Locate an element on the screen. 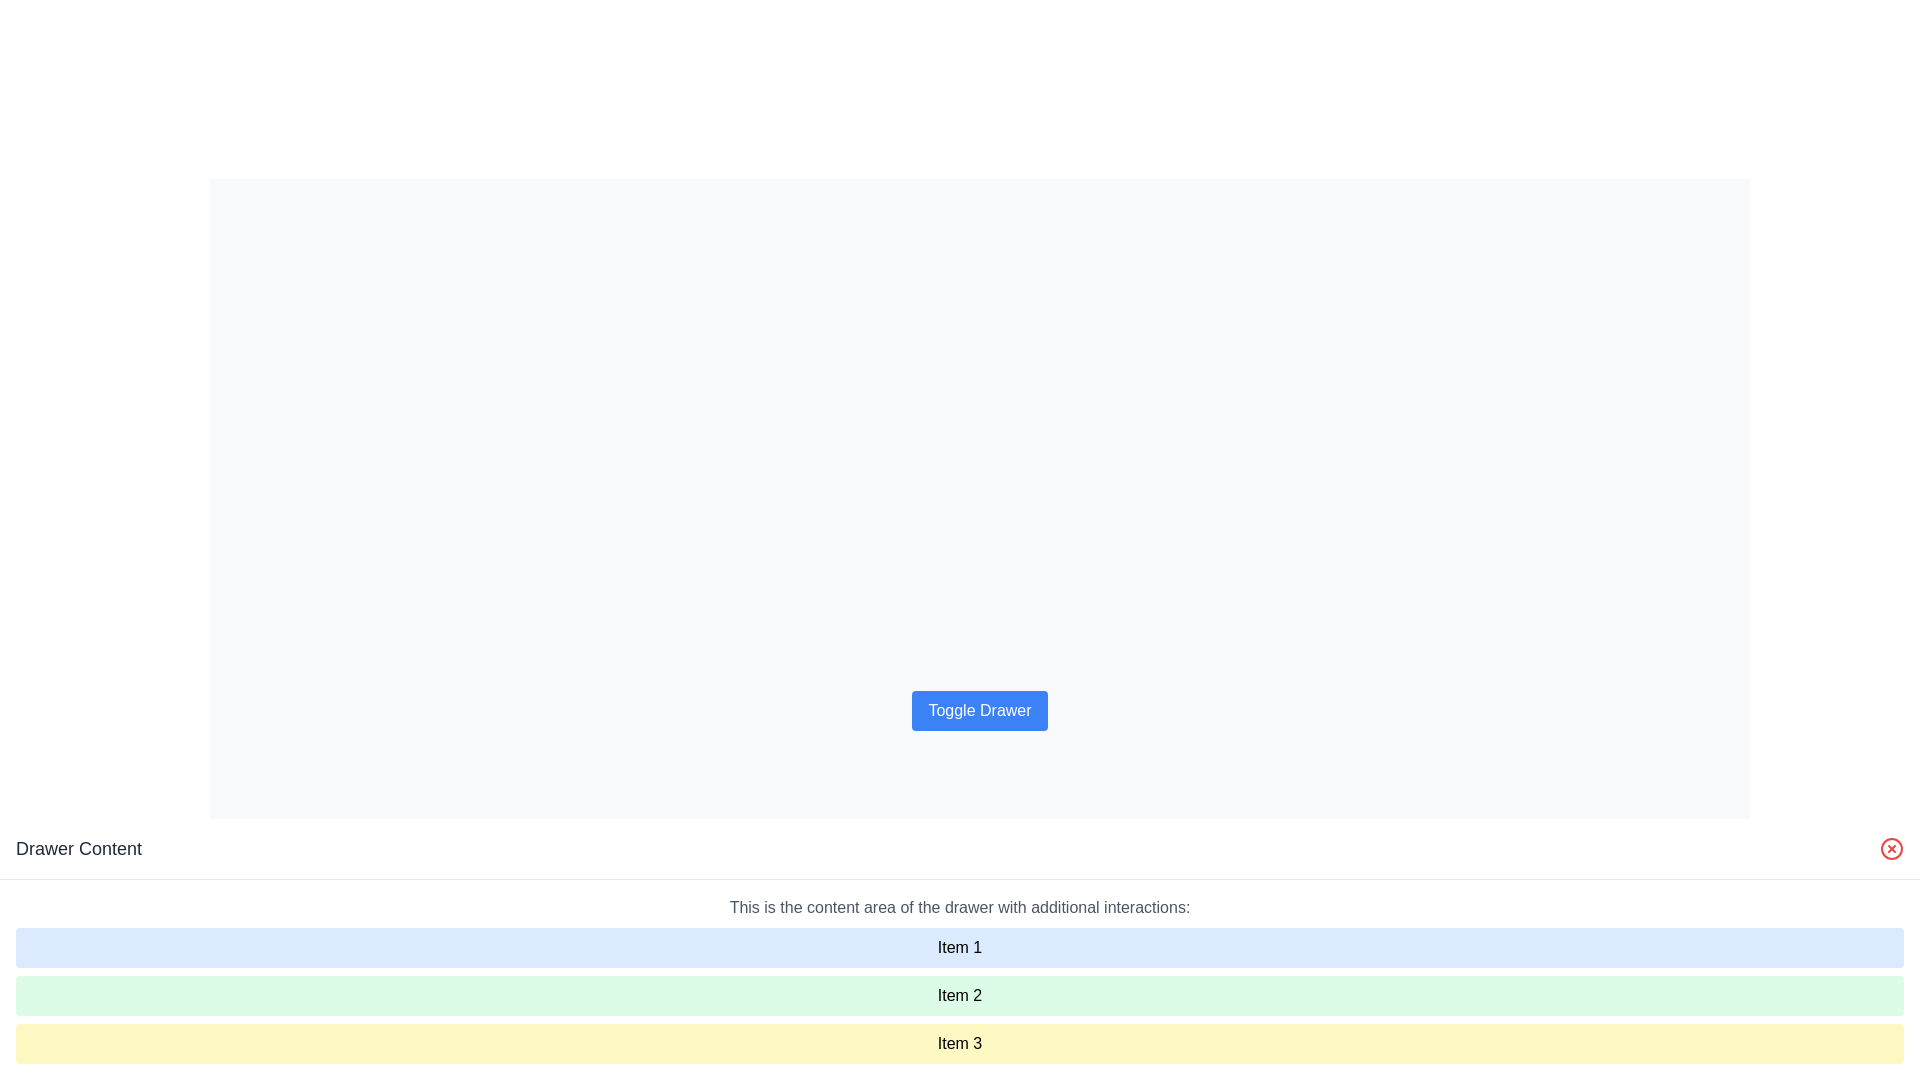  the introductory Text element located at the top of the drawer section, above the listed items is located at coordinates (960, 907).